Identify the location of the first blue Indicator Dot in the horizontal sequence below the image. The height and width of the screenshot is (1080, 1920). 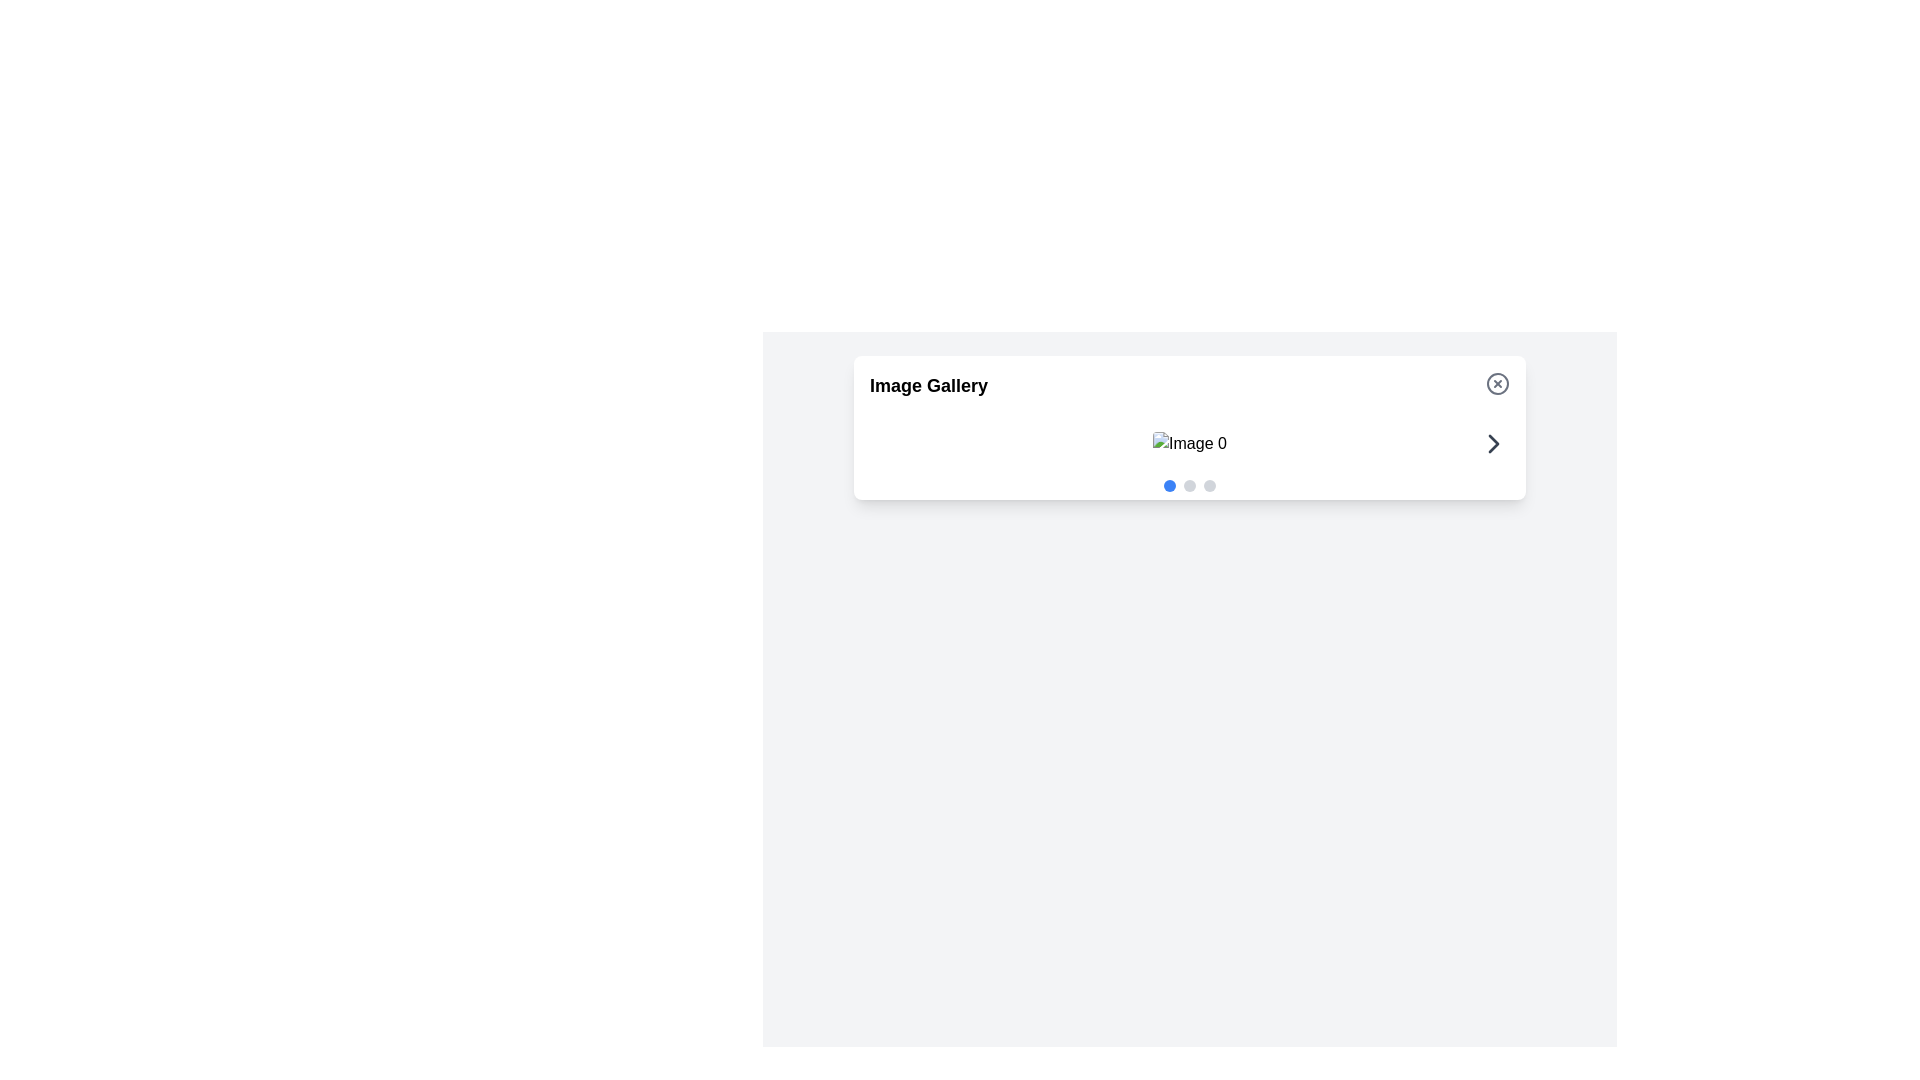
(1170, 486).